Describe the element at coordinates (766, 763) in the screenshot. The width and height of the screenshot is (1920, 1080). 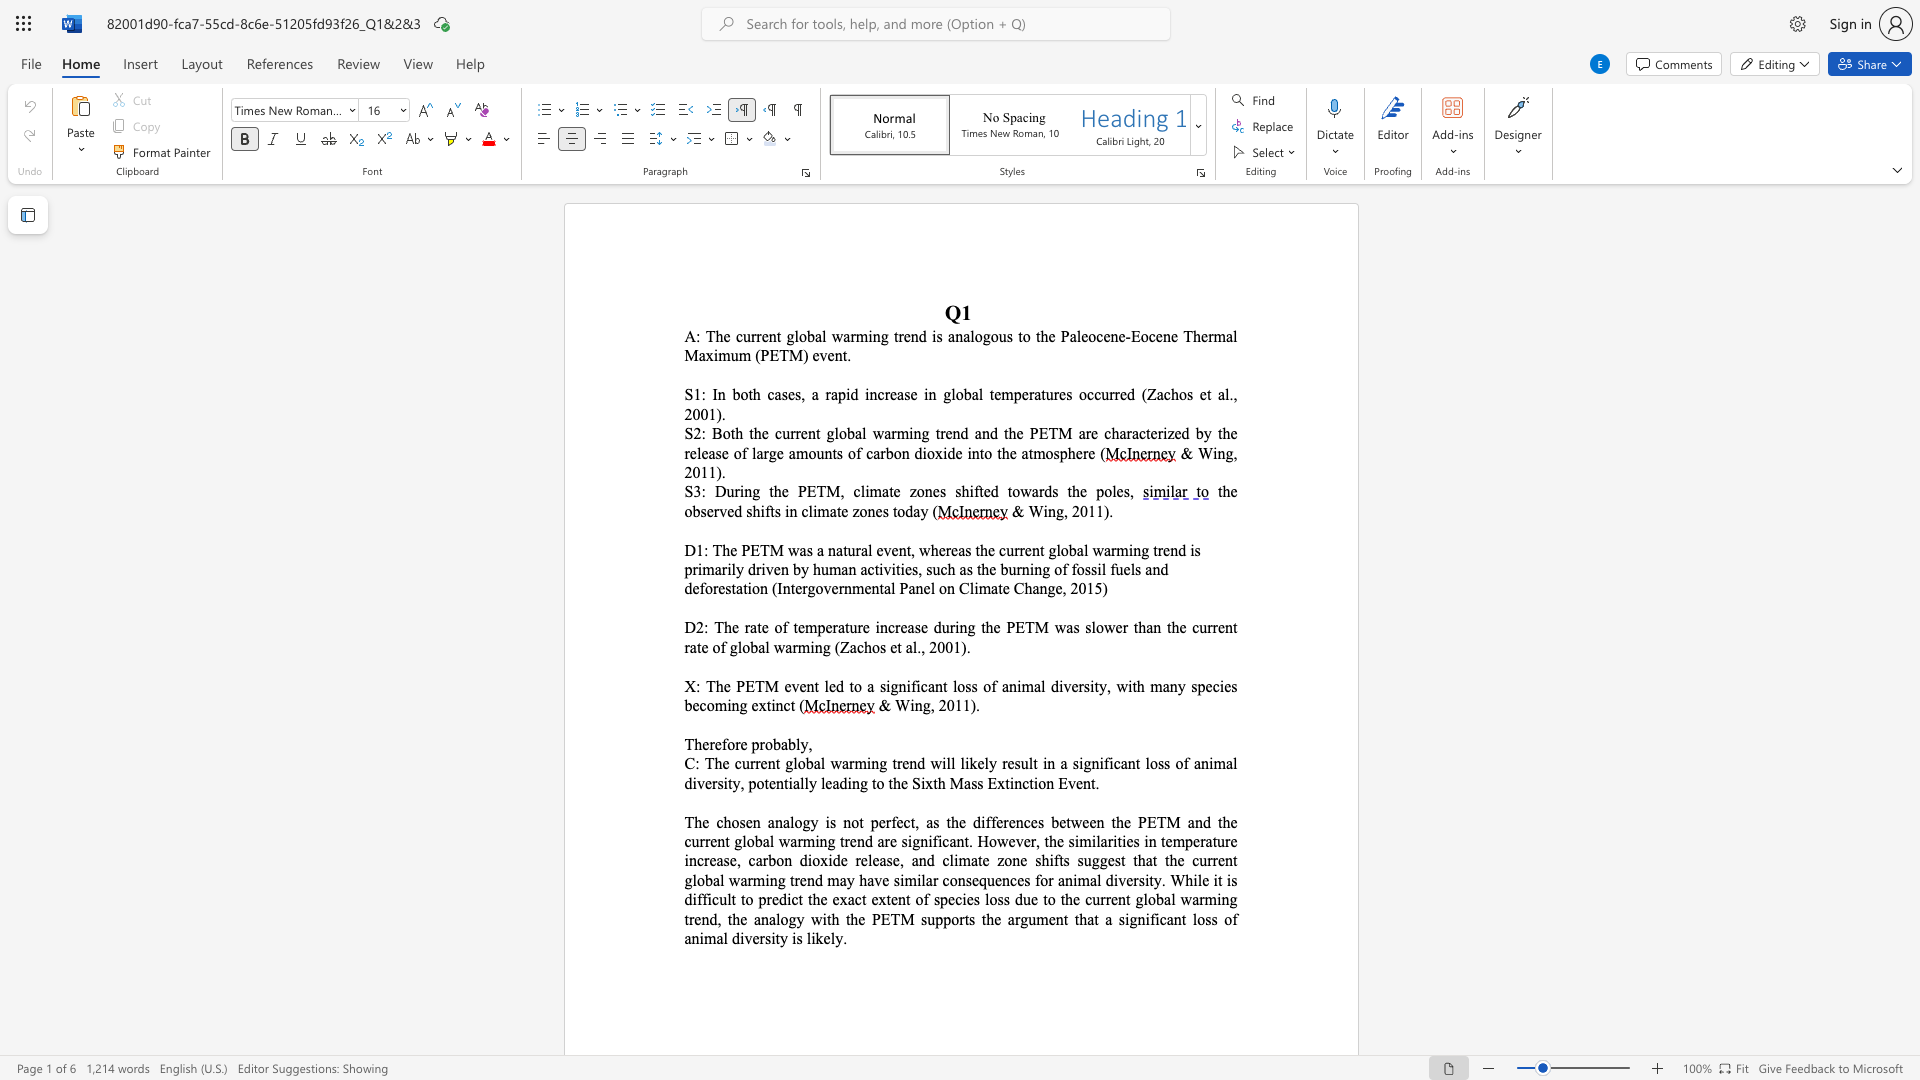
I see `the subset text "nt global w" within the text "rent global warming trend will"` at that location.